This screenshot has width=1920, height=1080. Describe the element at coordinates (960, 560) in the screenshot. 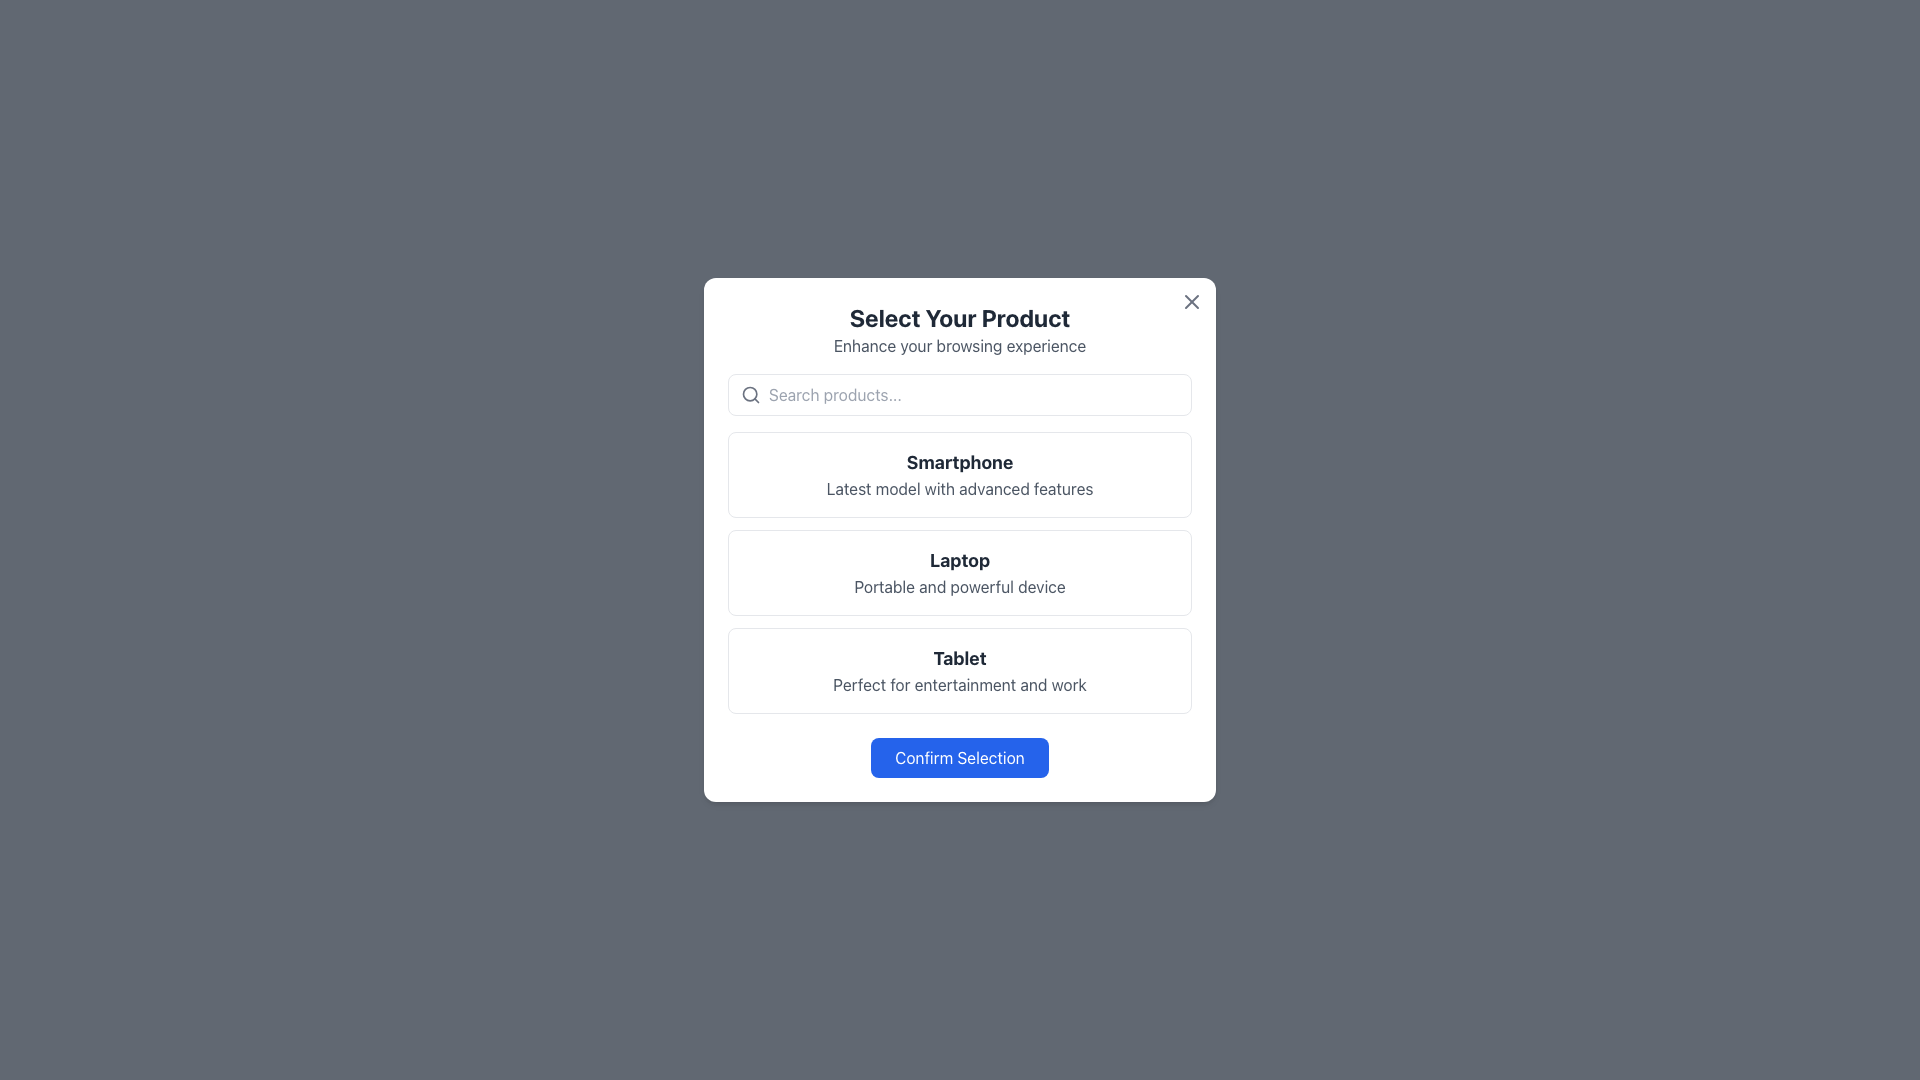

I see `the text label that serves as the title for the 'Laptop' category, positioned between 'Smartphone' and 'Tablet' with a subtitle describing it as 'Portable and powerful device.'` at that location.